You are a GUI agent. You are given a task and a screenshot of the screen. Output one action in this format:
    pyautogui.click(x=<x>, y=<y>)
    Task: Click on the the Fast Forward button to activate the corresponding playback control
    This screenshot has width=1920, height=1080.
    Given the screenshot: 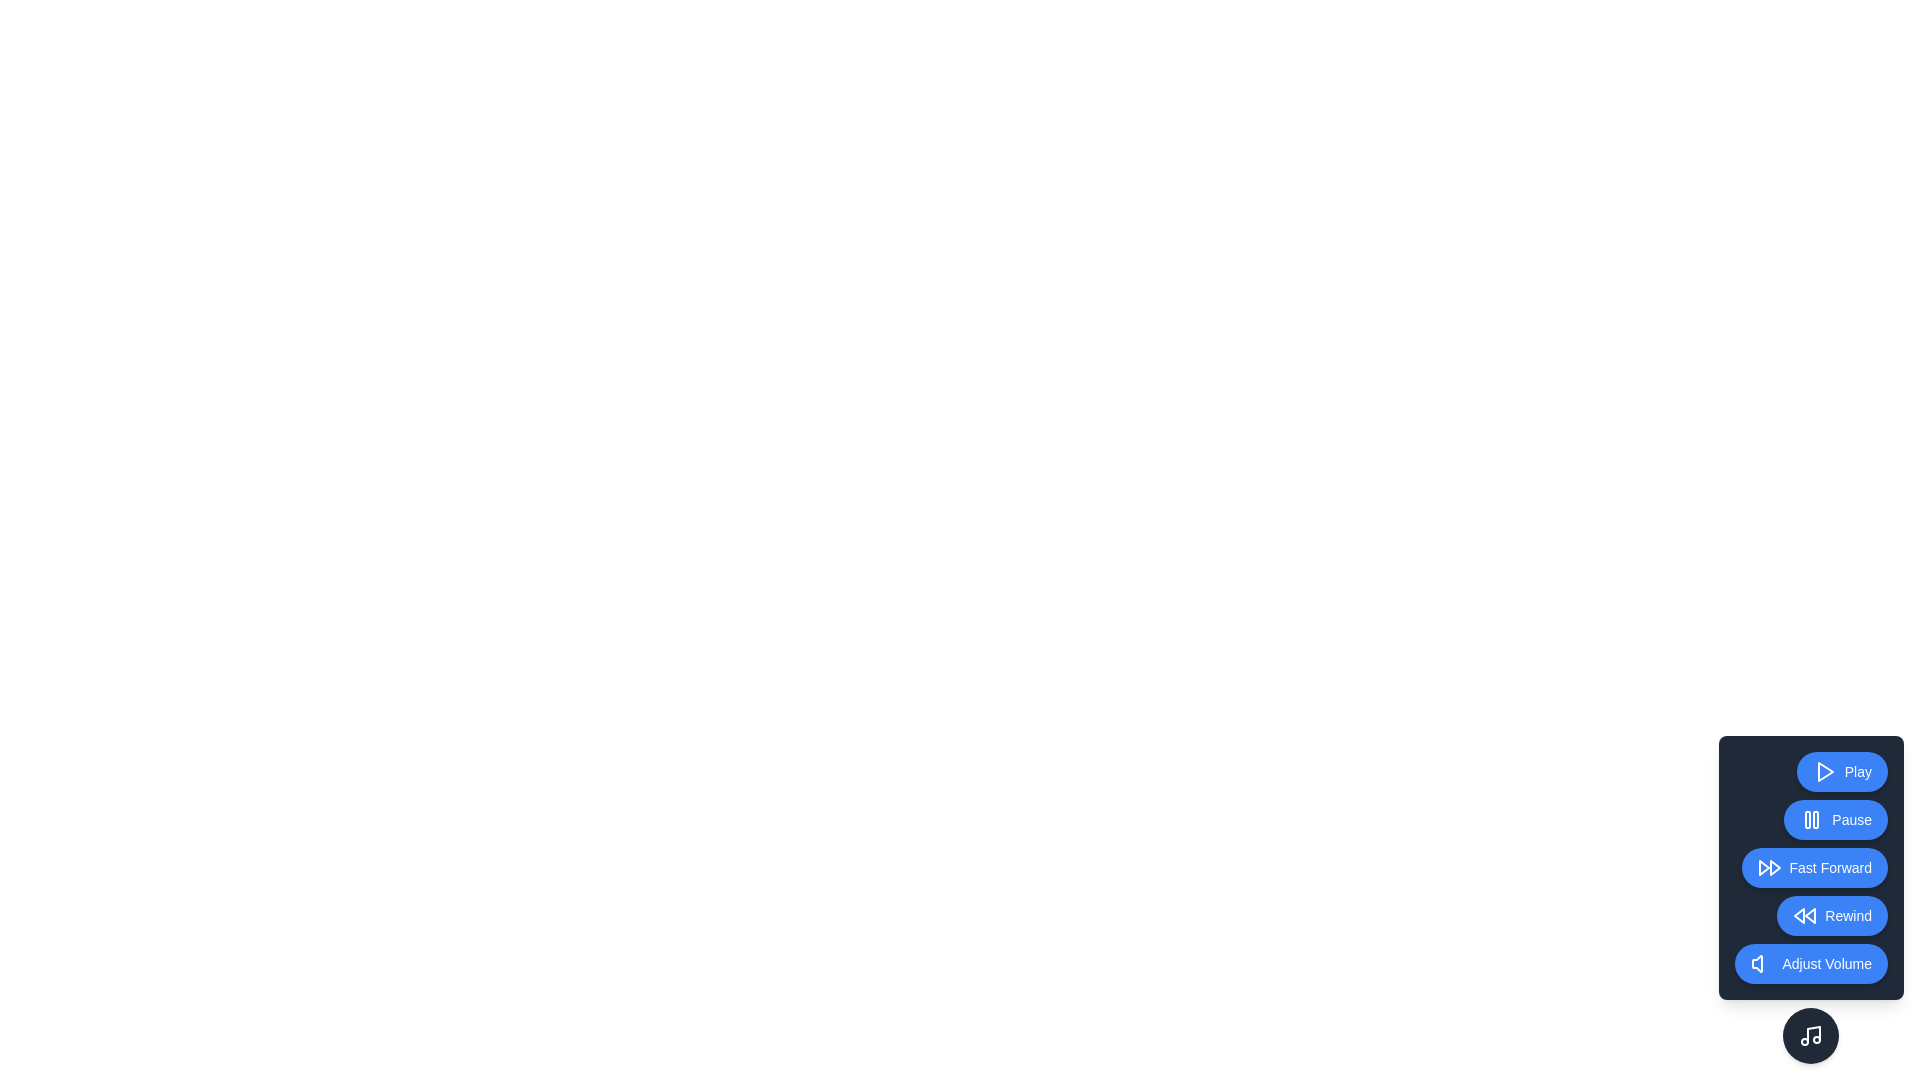 What is the action you would take?
    pyautogui.click(x=1814, y=866)
    